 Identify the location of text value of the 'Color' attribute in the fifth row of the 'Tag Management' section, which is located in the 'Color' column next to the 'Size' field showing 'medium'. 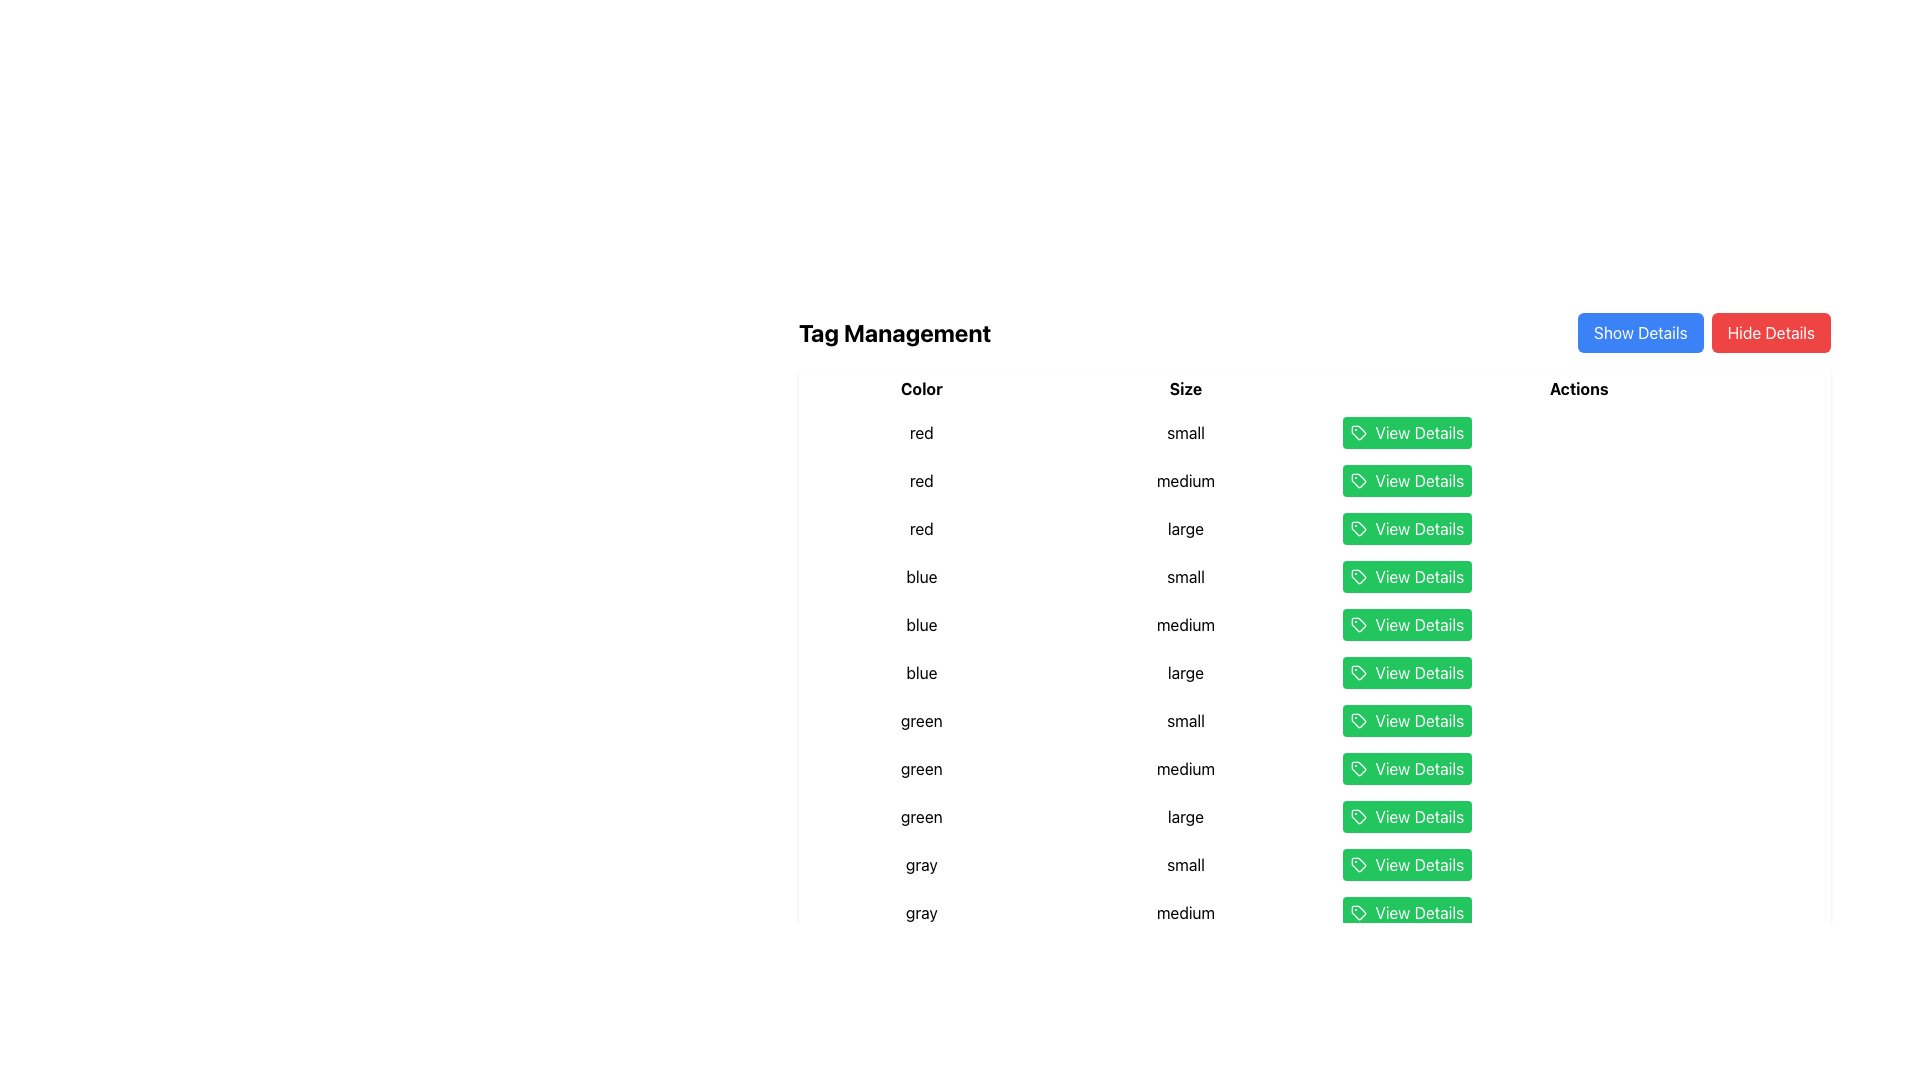
(920, 623).